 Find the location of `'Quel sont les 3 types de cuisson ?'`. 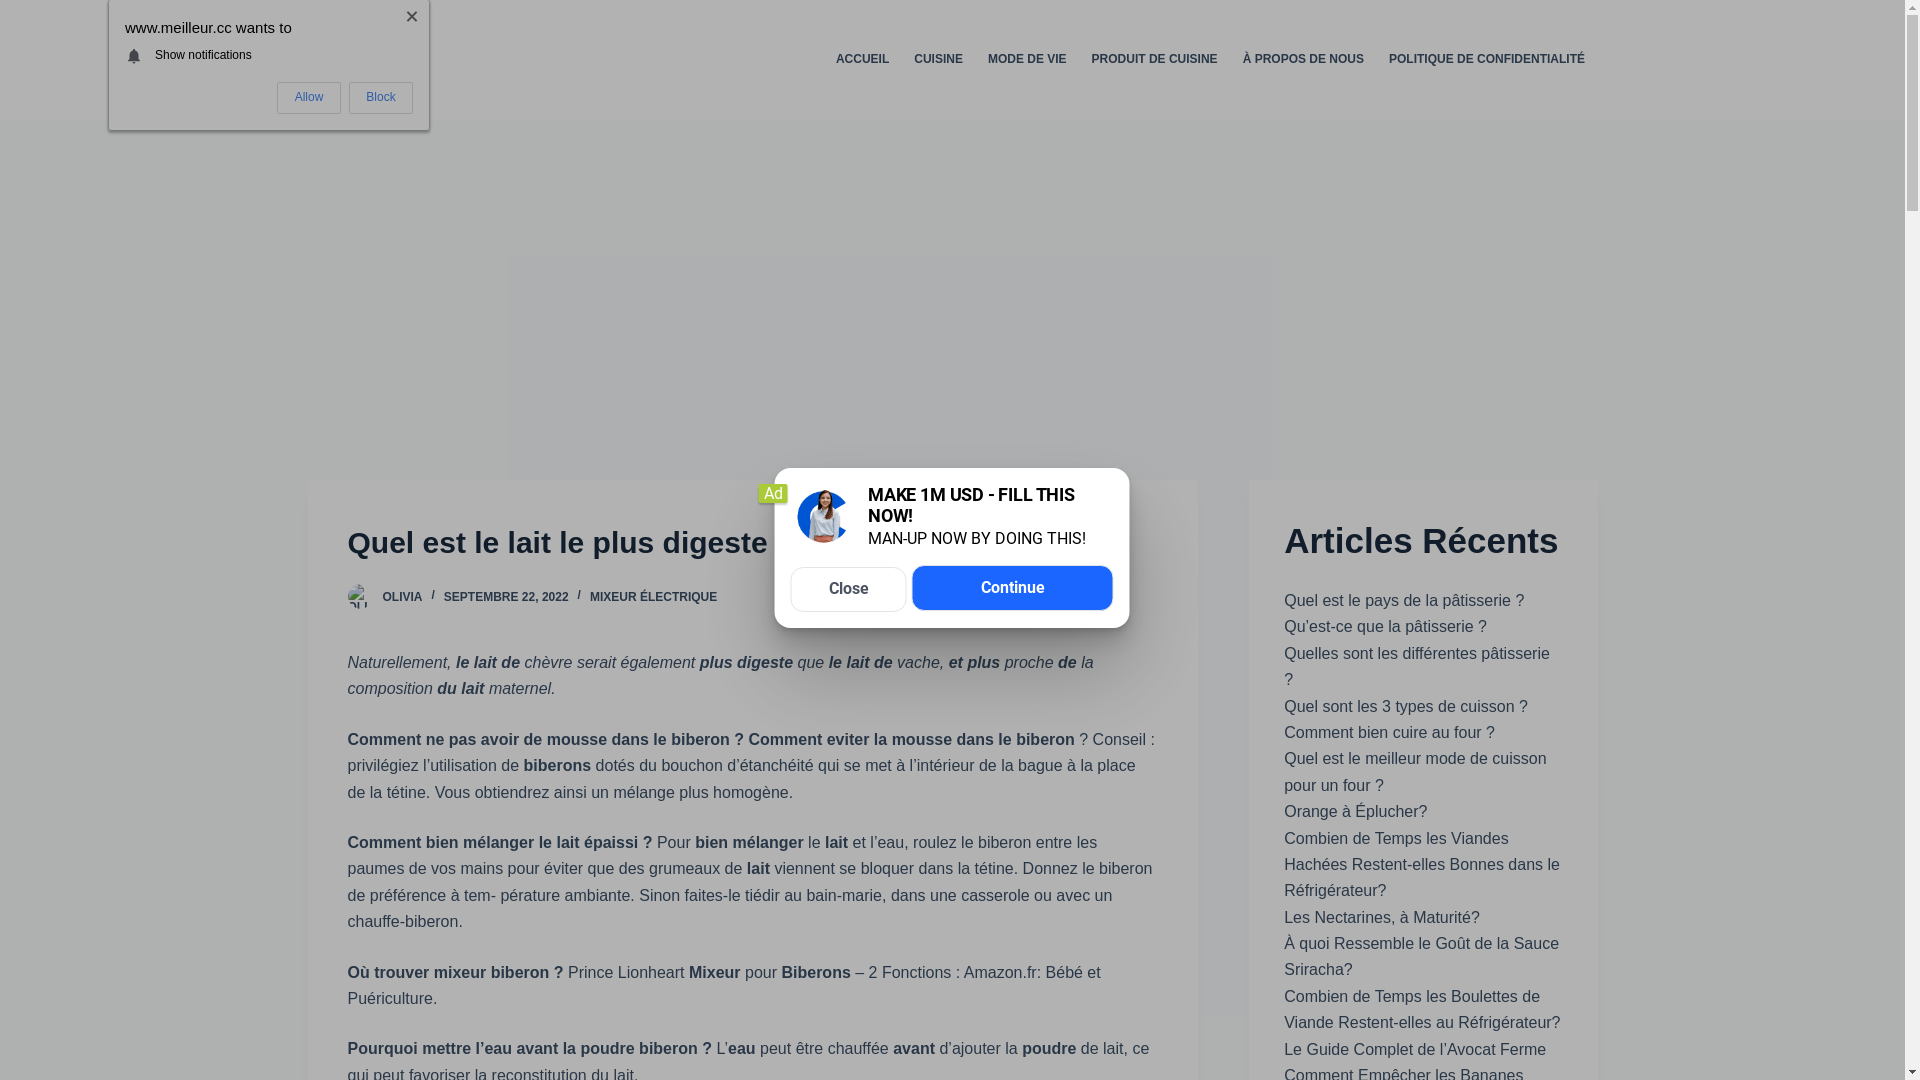

'Quel sont les 3 types de cuisson ?' is located at coordinates (1283, 705).